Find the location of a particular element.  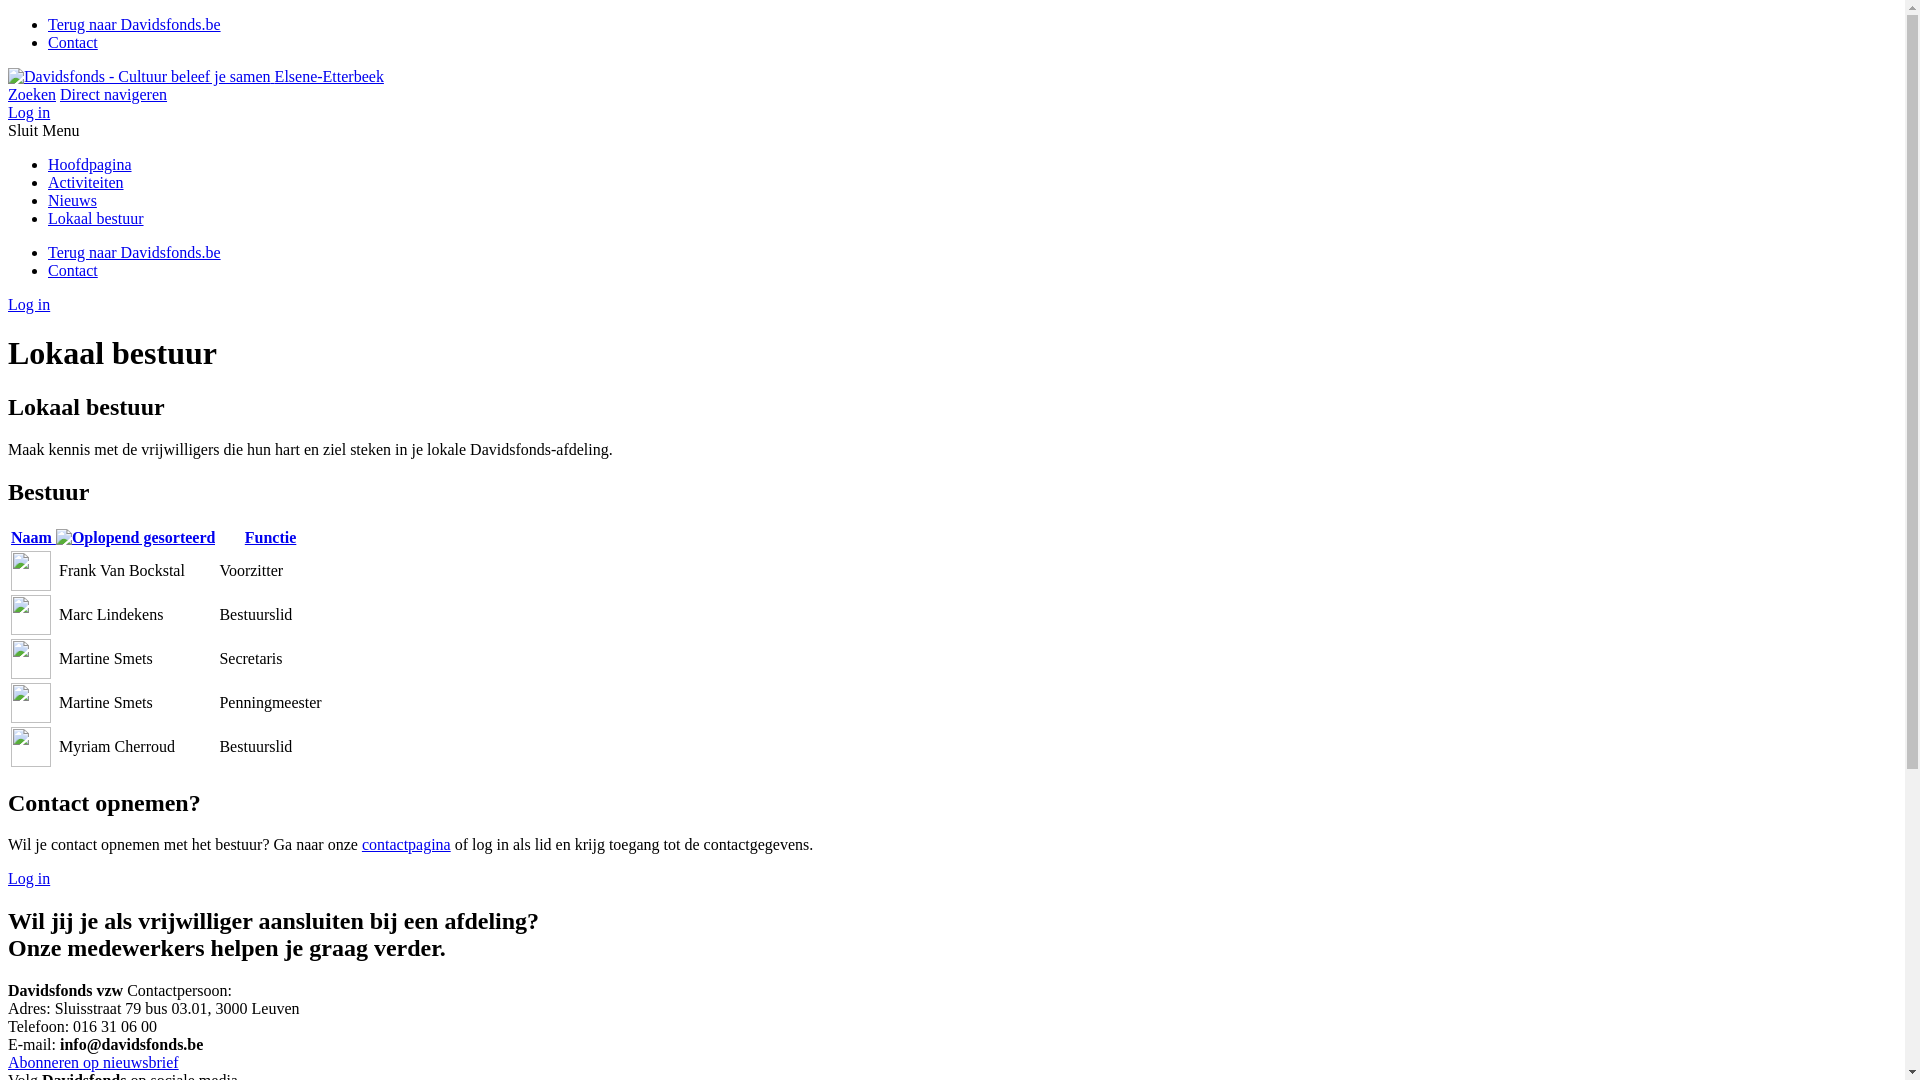

'contactpagina' is located at coordinates (361, 844).